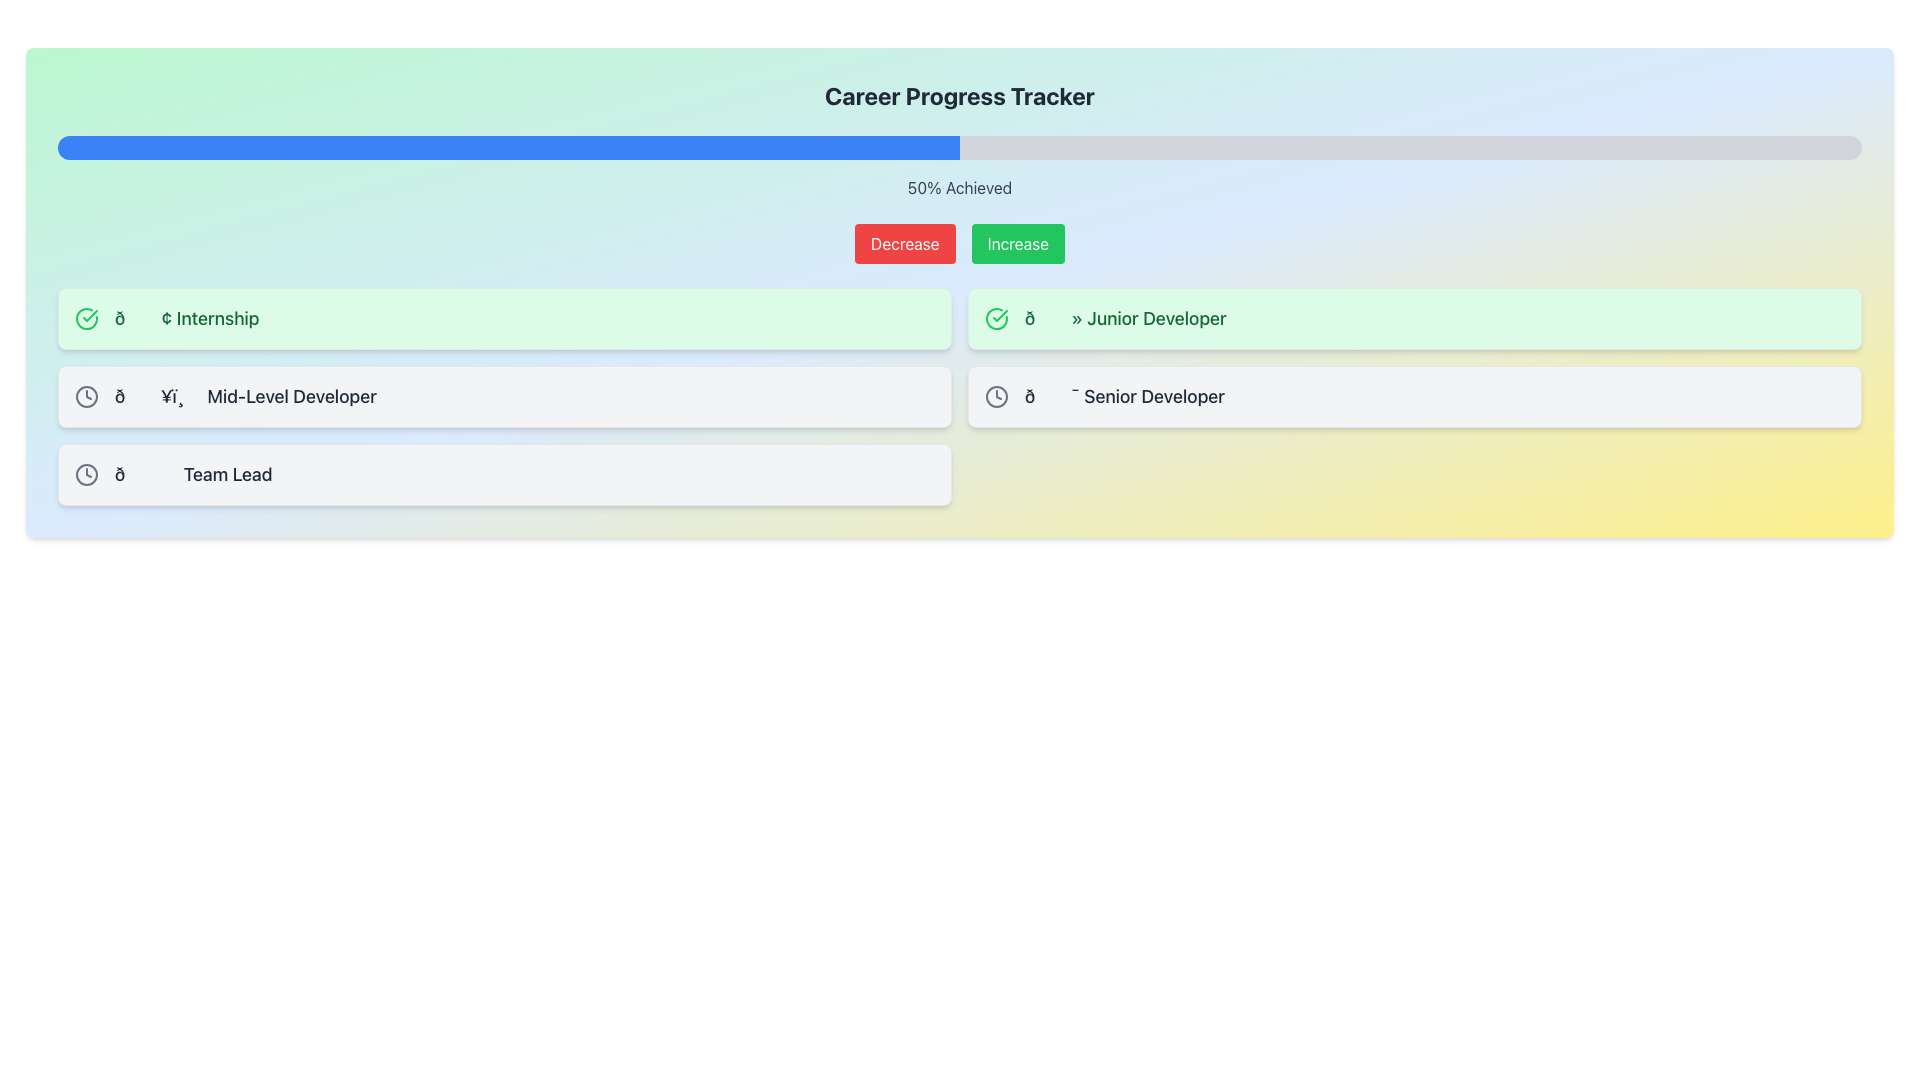 The width and height of the screenshot is (1920, 1080). I want to click on the clock icon located at the far left of the card labeled '🎯 Senior Developer', so click(997, 397).